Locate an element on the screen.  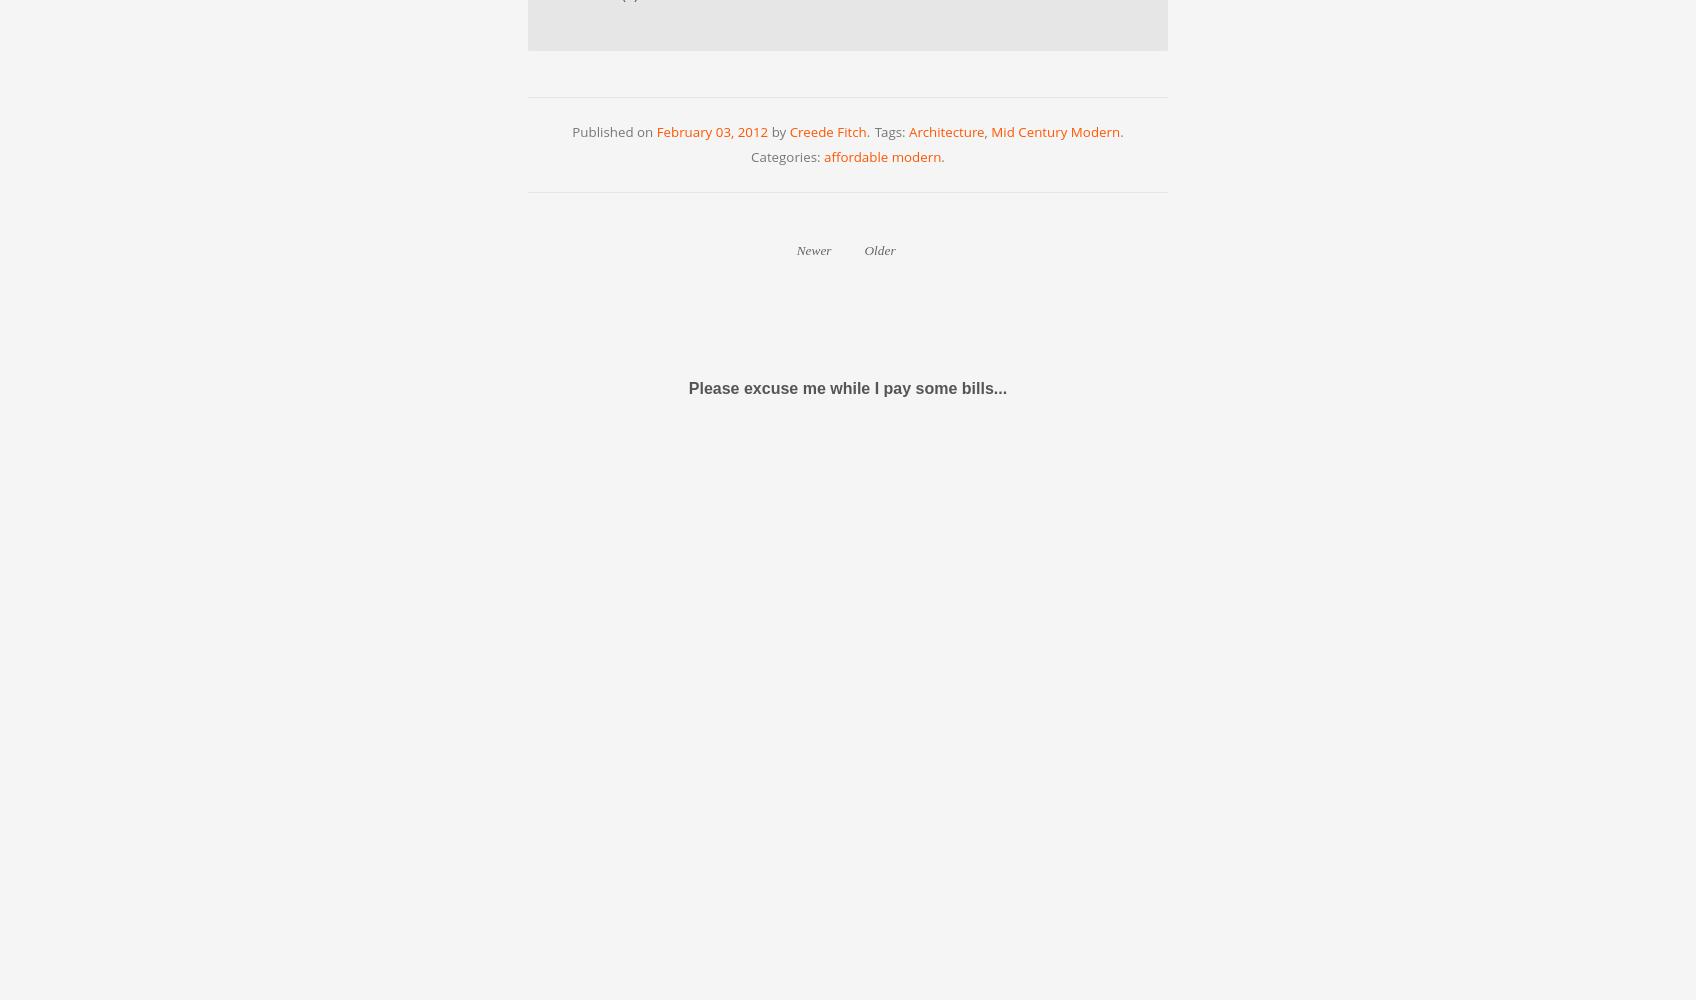
'February 03, 2012' is located at coordinates (711, 131).